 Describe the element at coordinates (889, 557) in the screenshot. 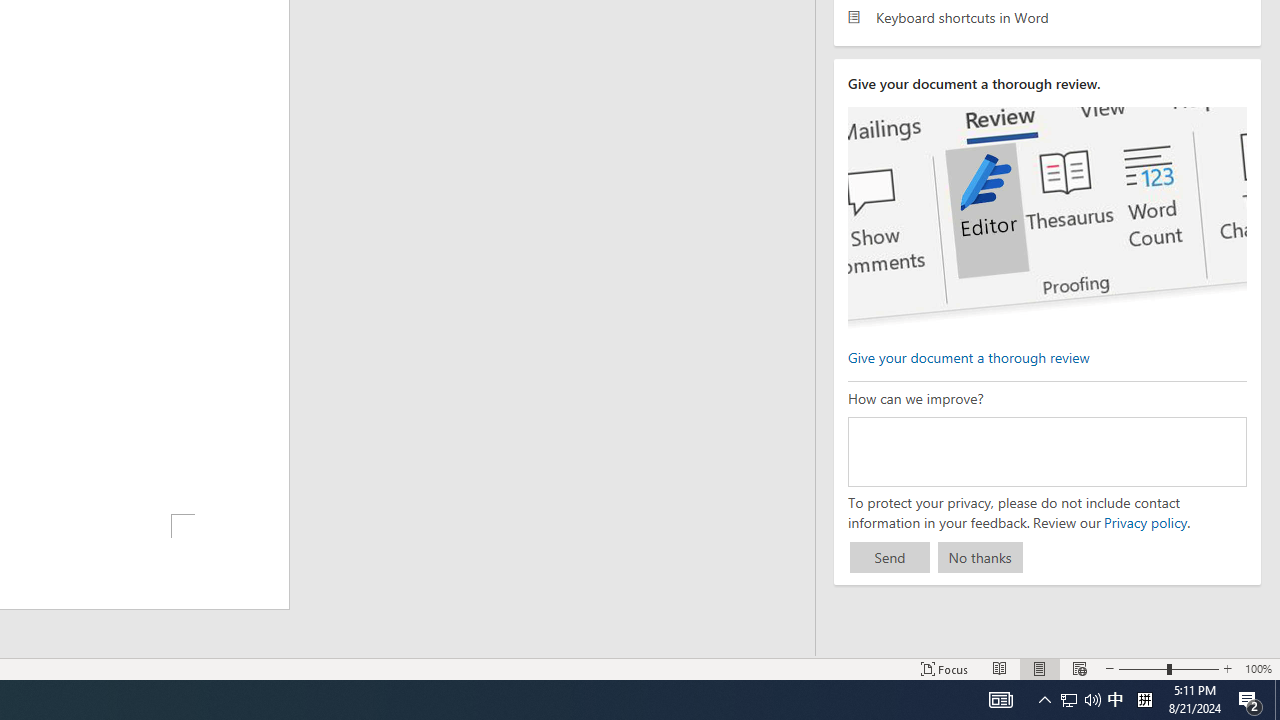

I see `'Send'` at that location.